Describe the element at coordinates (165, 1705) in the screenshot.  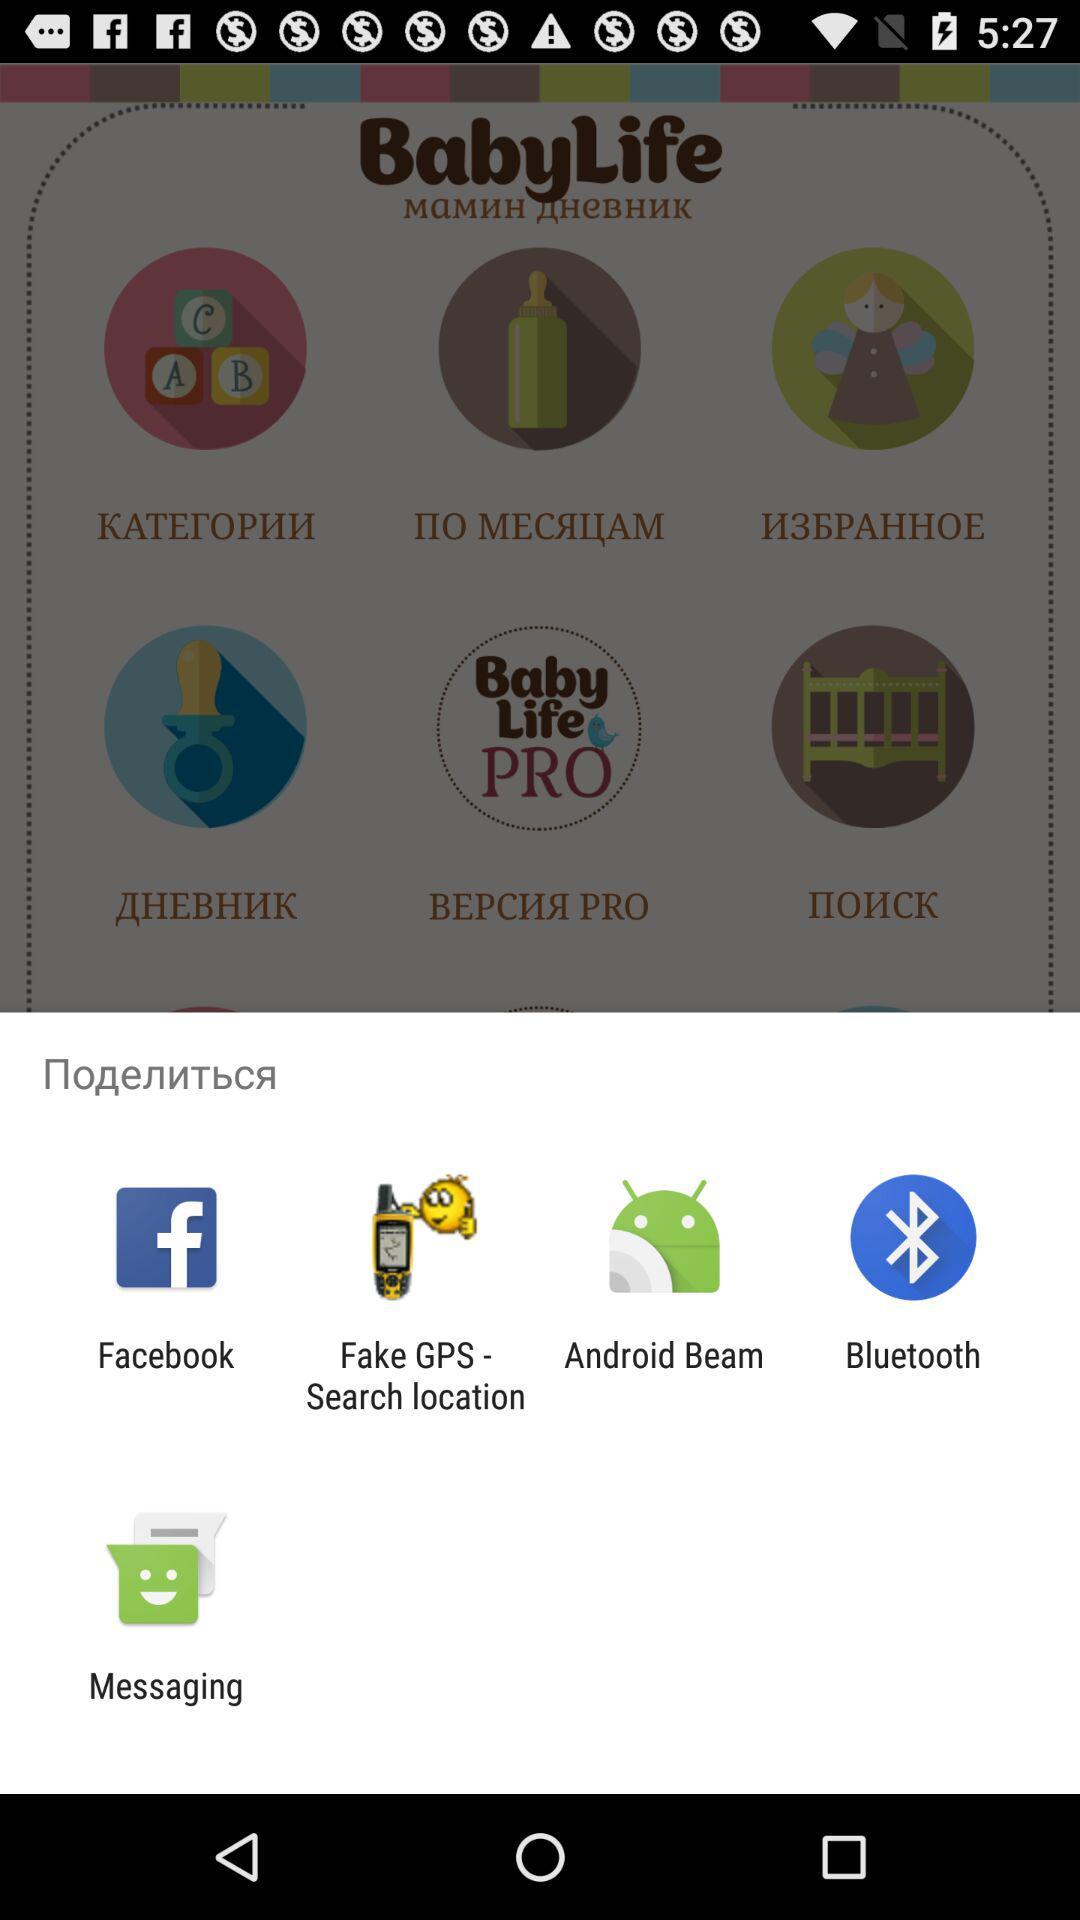
I see `messaging item` at that location.